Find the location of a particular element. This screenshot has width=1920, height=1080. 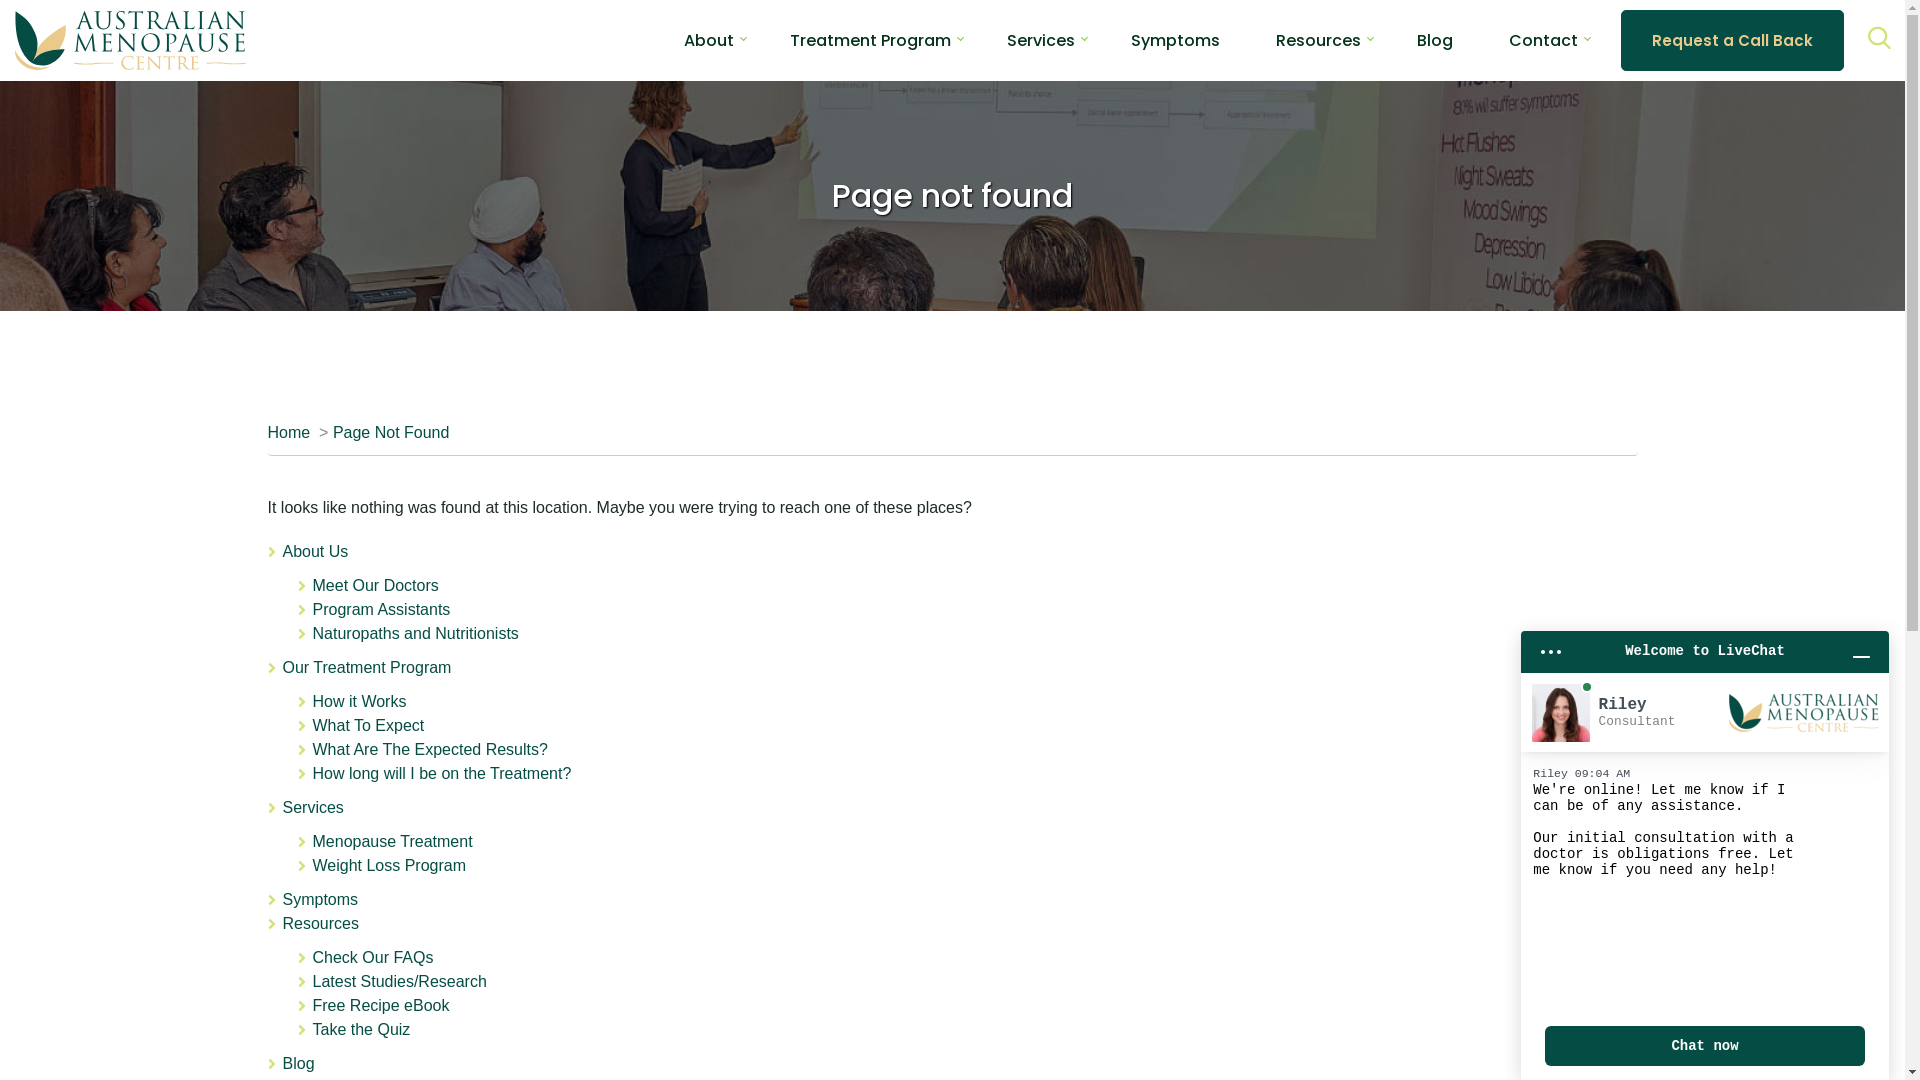

'Treatment Program' is located at coordinates (870, 39).